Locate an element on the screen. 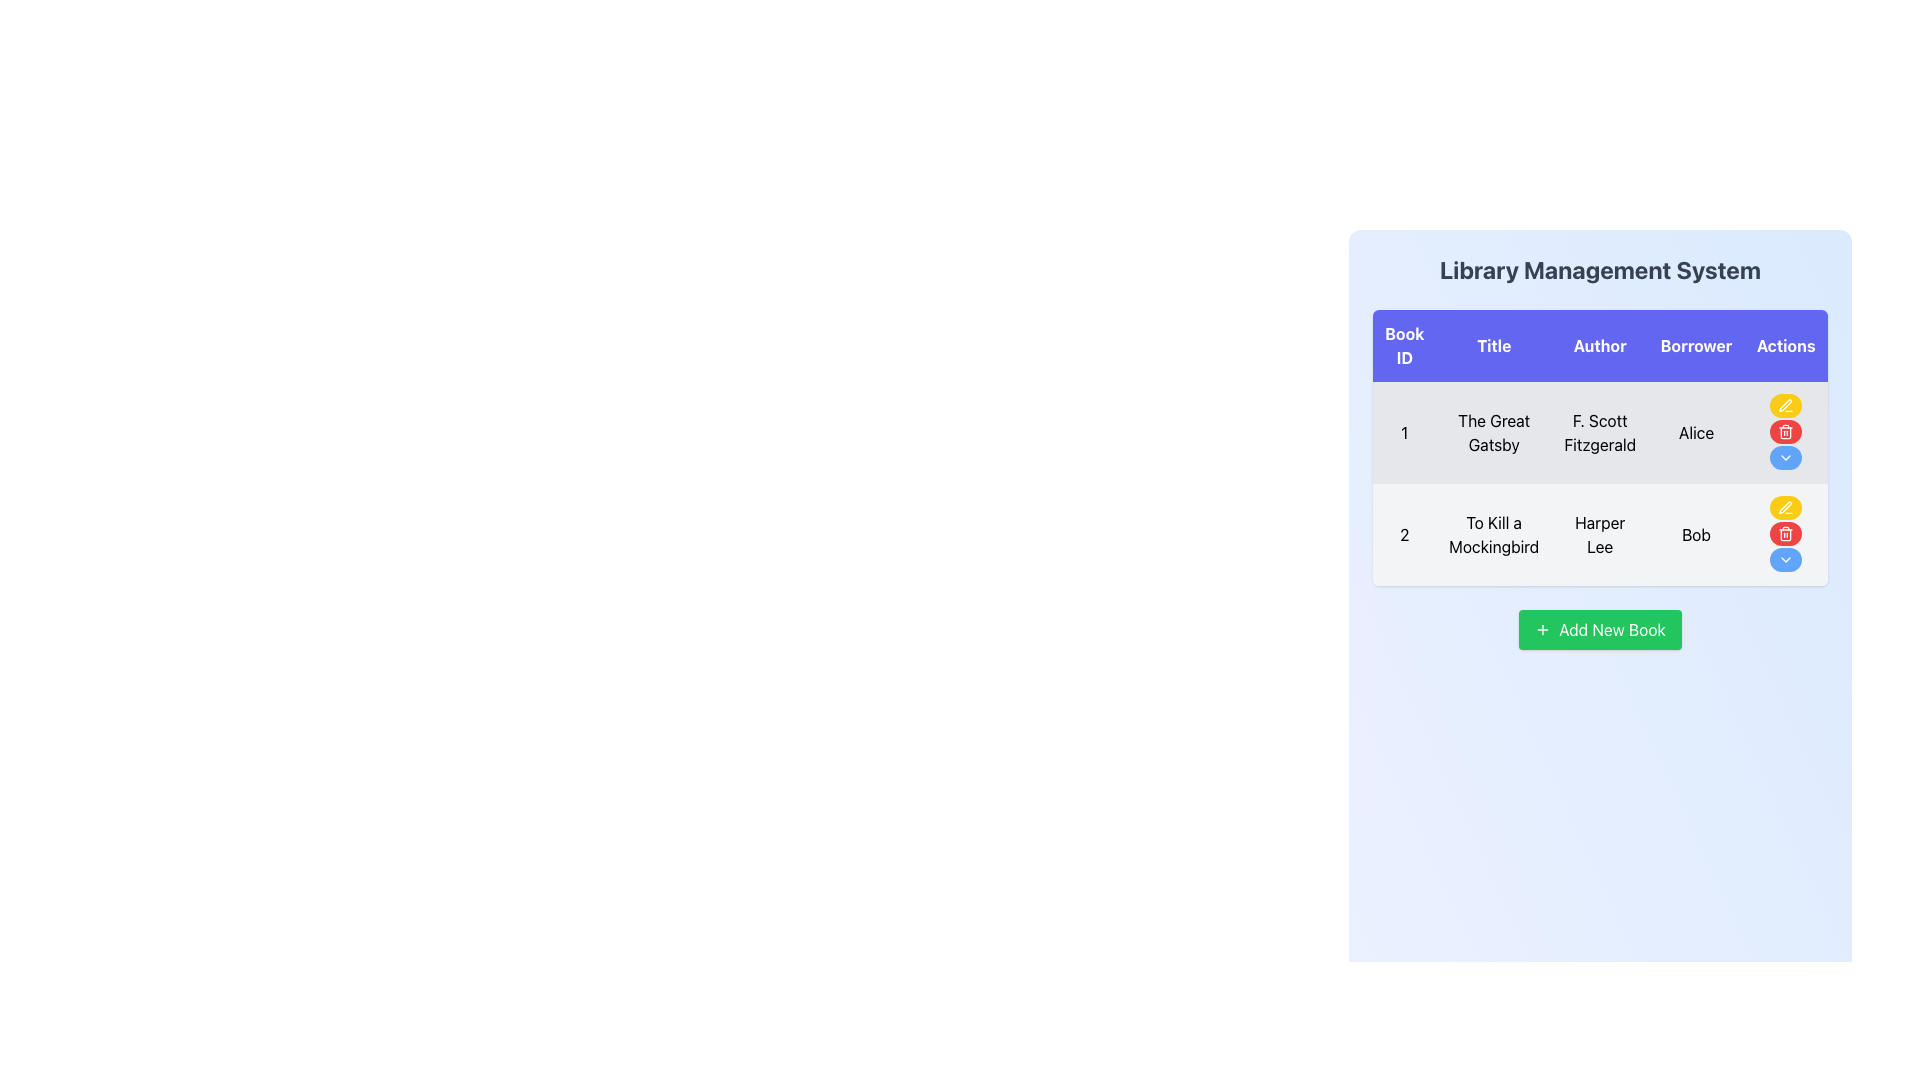 The image size is (1920, 1080). the trash bin icon button located in the 'Actions' column of the second row in the table is located at coordinates (1786, 534).